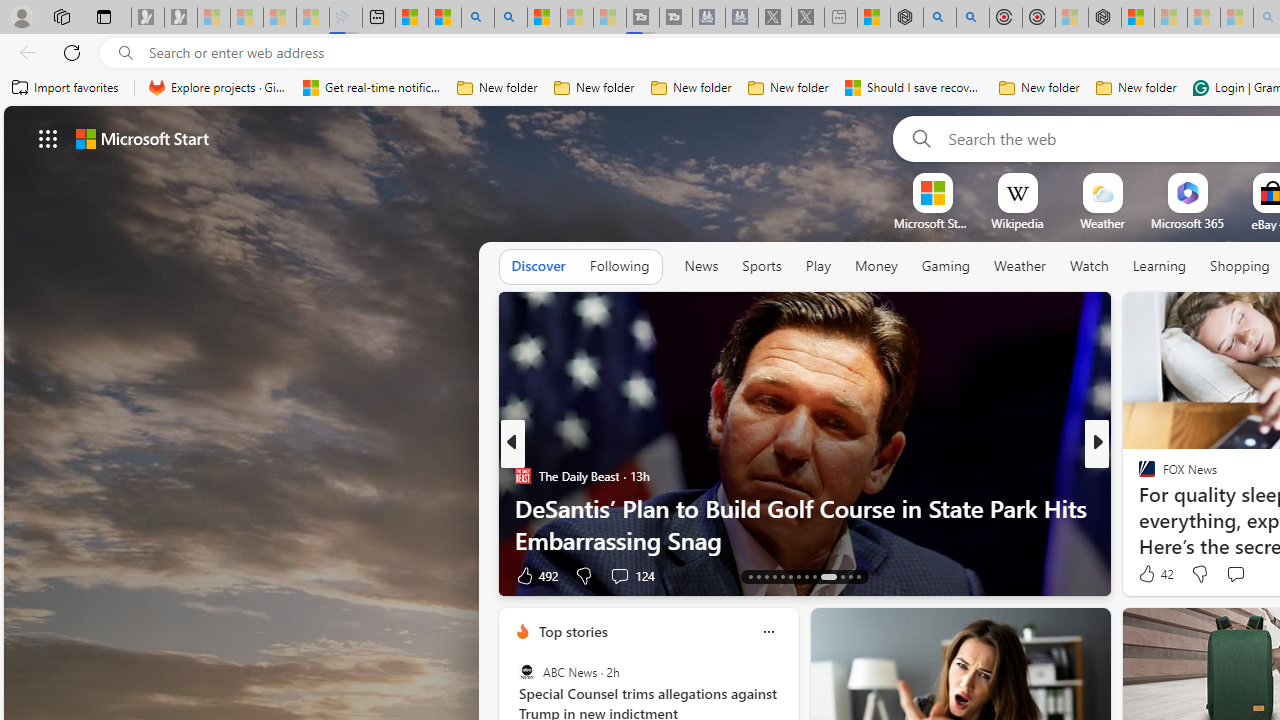  I want to click on 'BRAINY DOSE', so click(1138, 475).